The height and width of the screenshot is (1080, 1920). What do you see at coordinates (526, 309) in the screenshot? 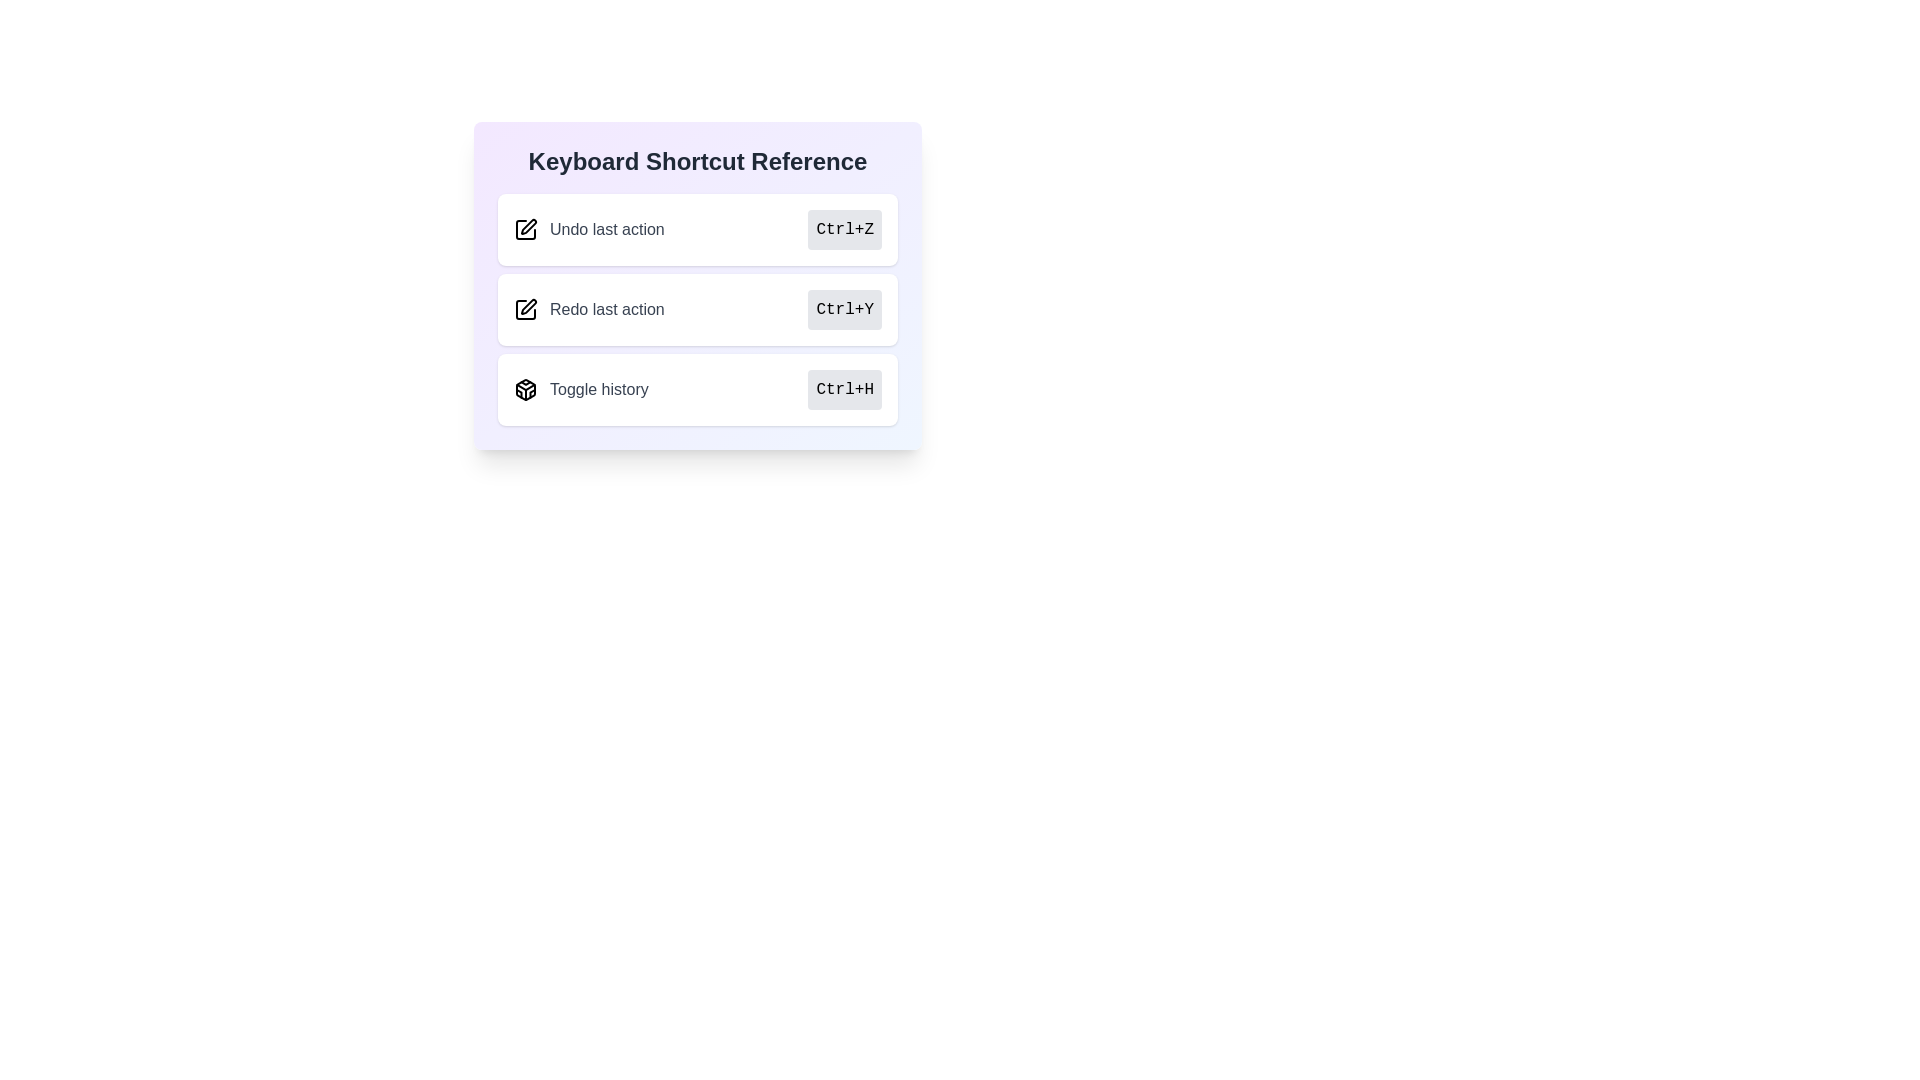
I see `the stylized pen icon located to the left of the 'Redo last action' text, which is the leftmost component in its section` at bounding box center [526, 309].